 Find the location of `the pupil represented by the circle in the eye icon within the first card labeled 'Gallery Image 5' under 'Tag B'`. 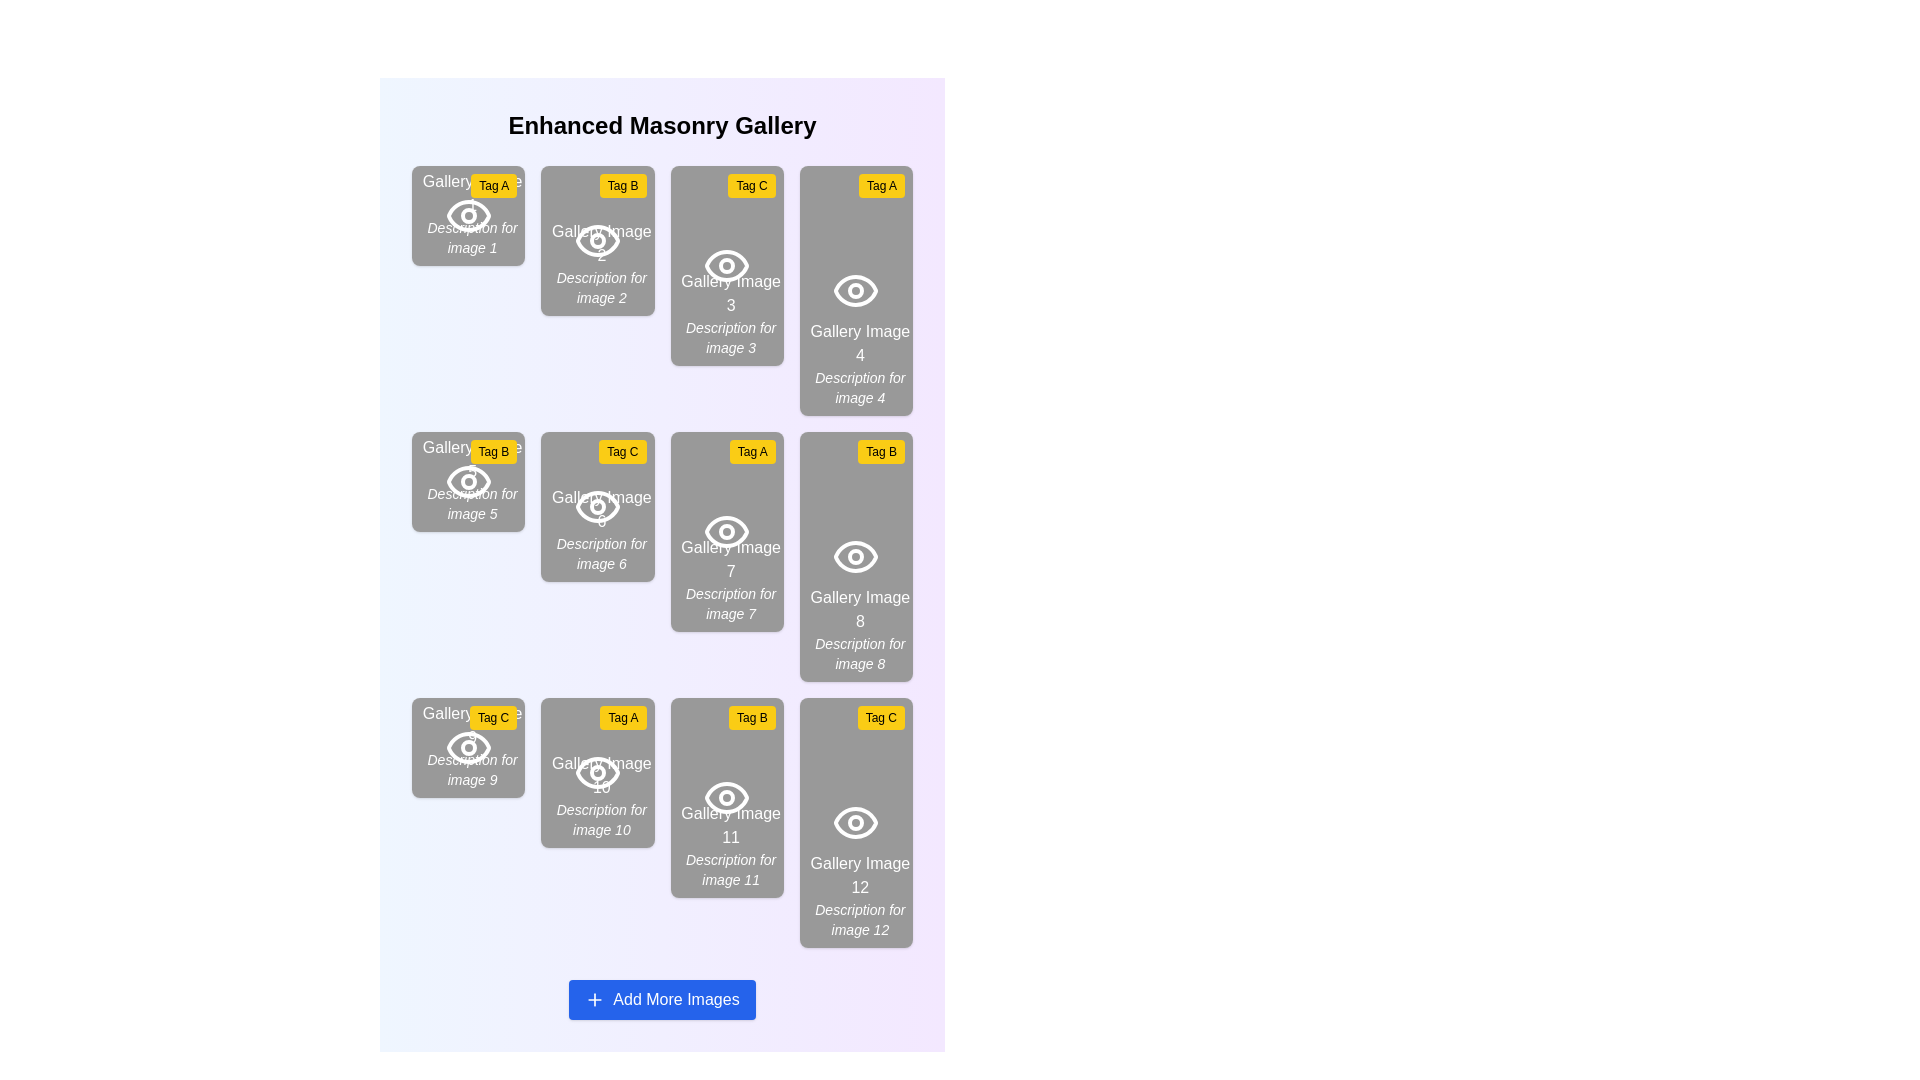

the pupil represented by the circle in the eye icon within the first card labeled 'Gallery Image 5' under 'Tag B' is located at coordinates (467, 482).